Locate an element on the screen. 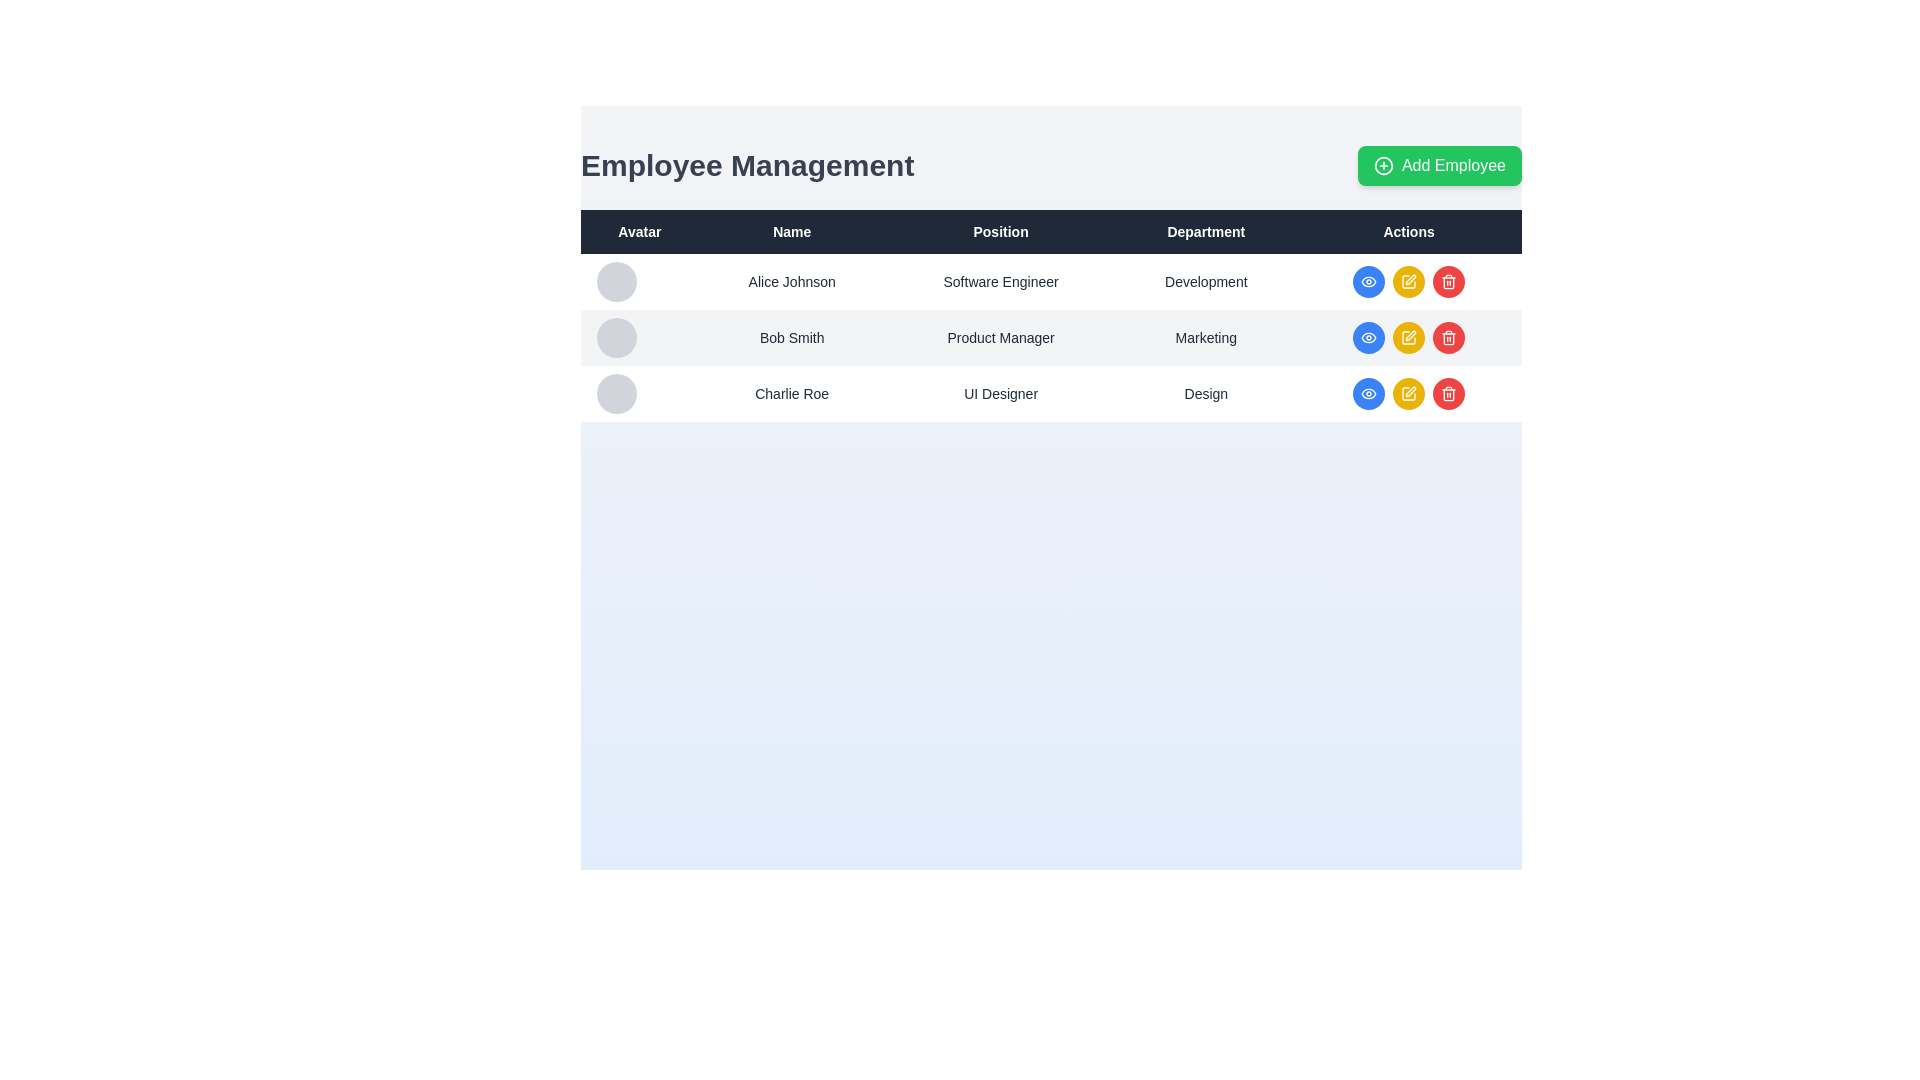 Image resolution: width=1920 pixels, height=1080 pixels. the edit icon button with a pencil inside a square, located in the Actions column of the second row for 'Bob Smith' is located at coordinates (1408, 281).